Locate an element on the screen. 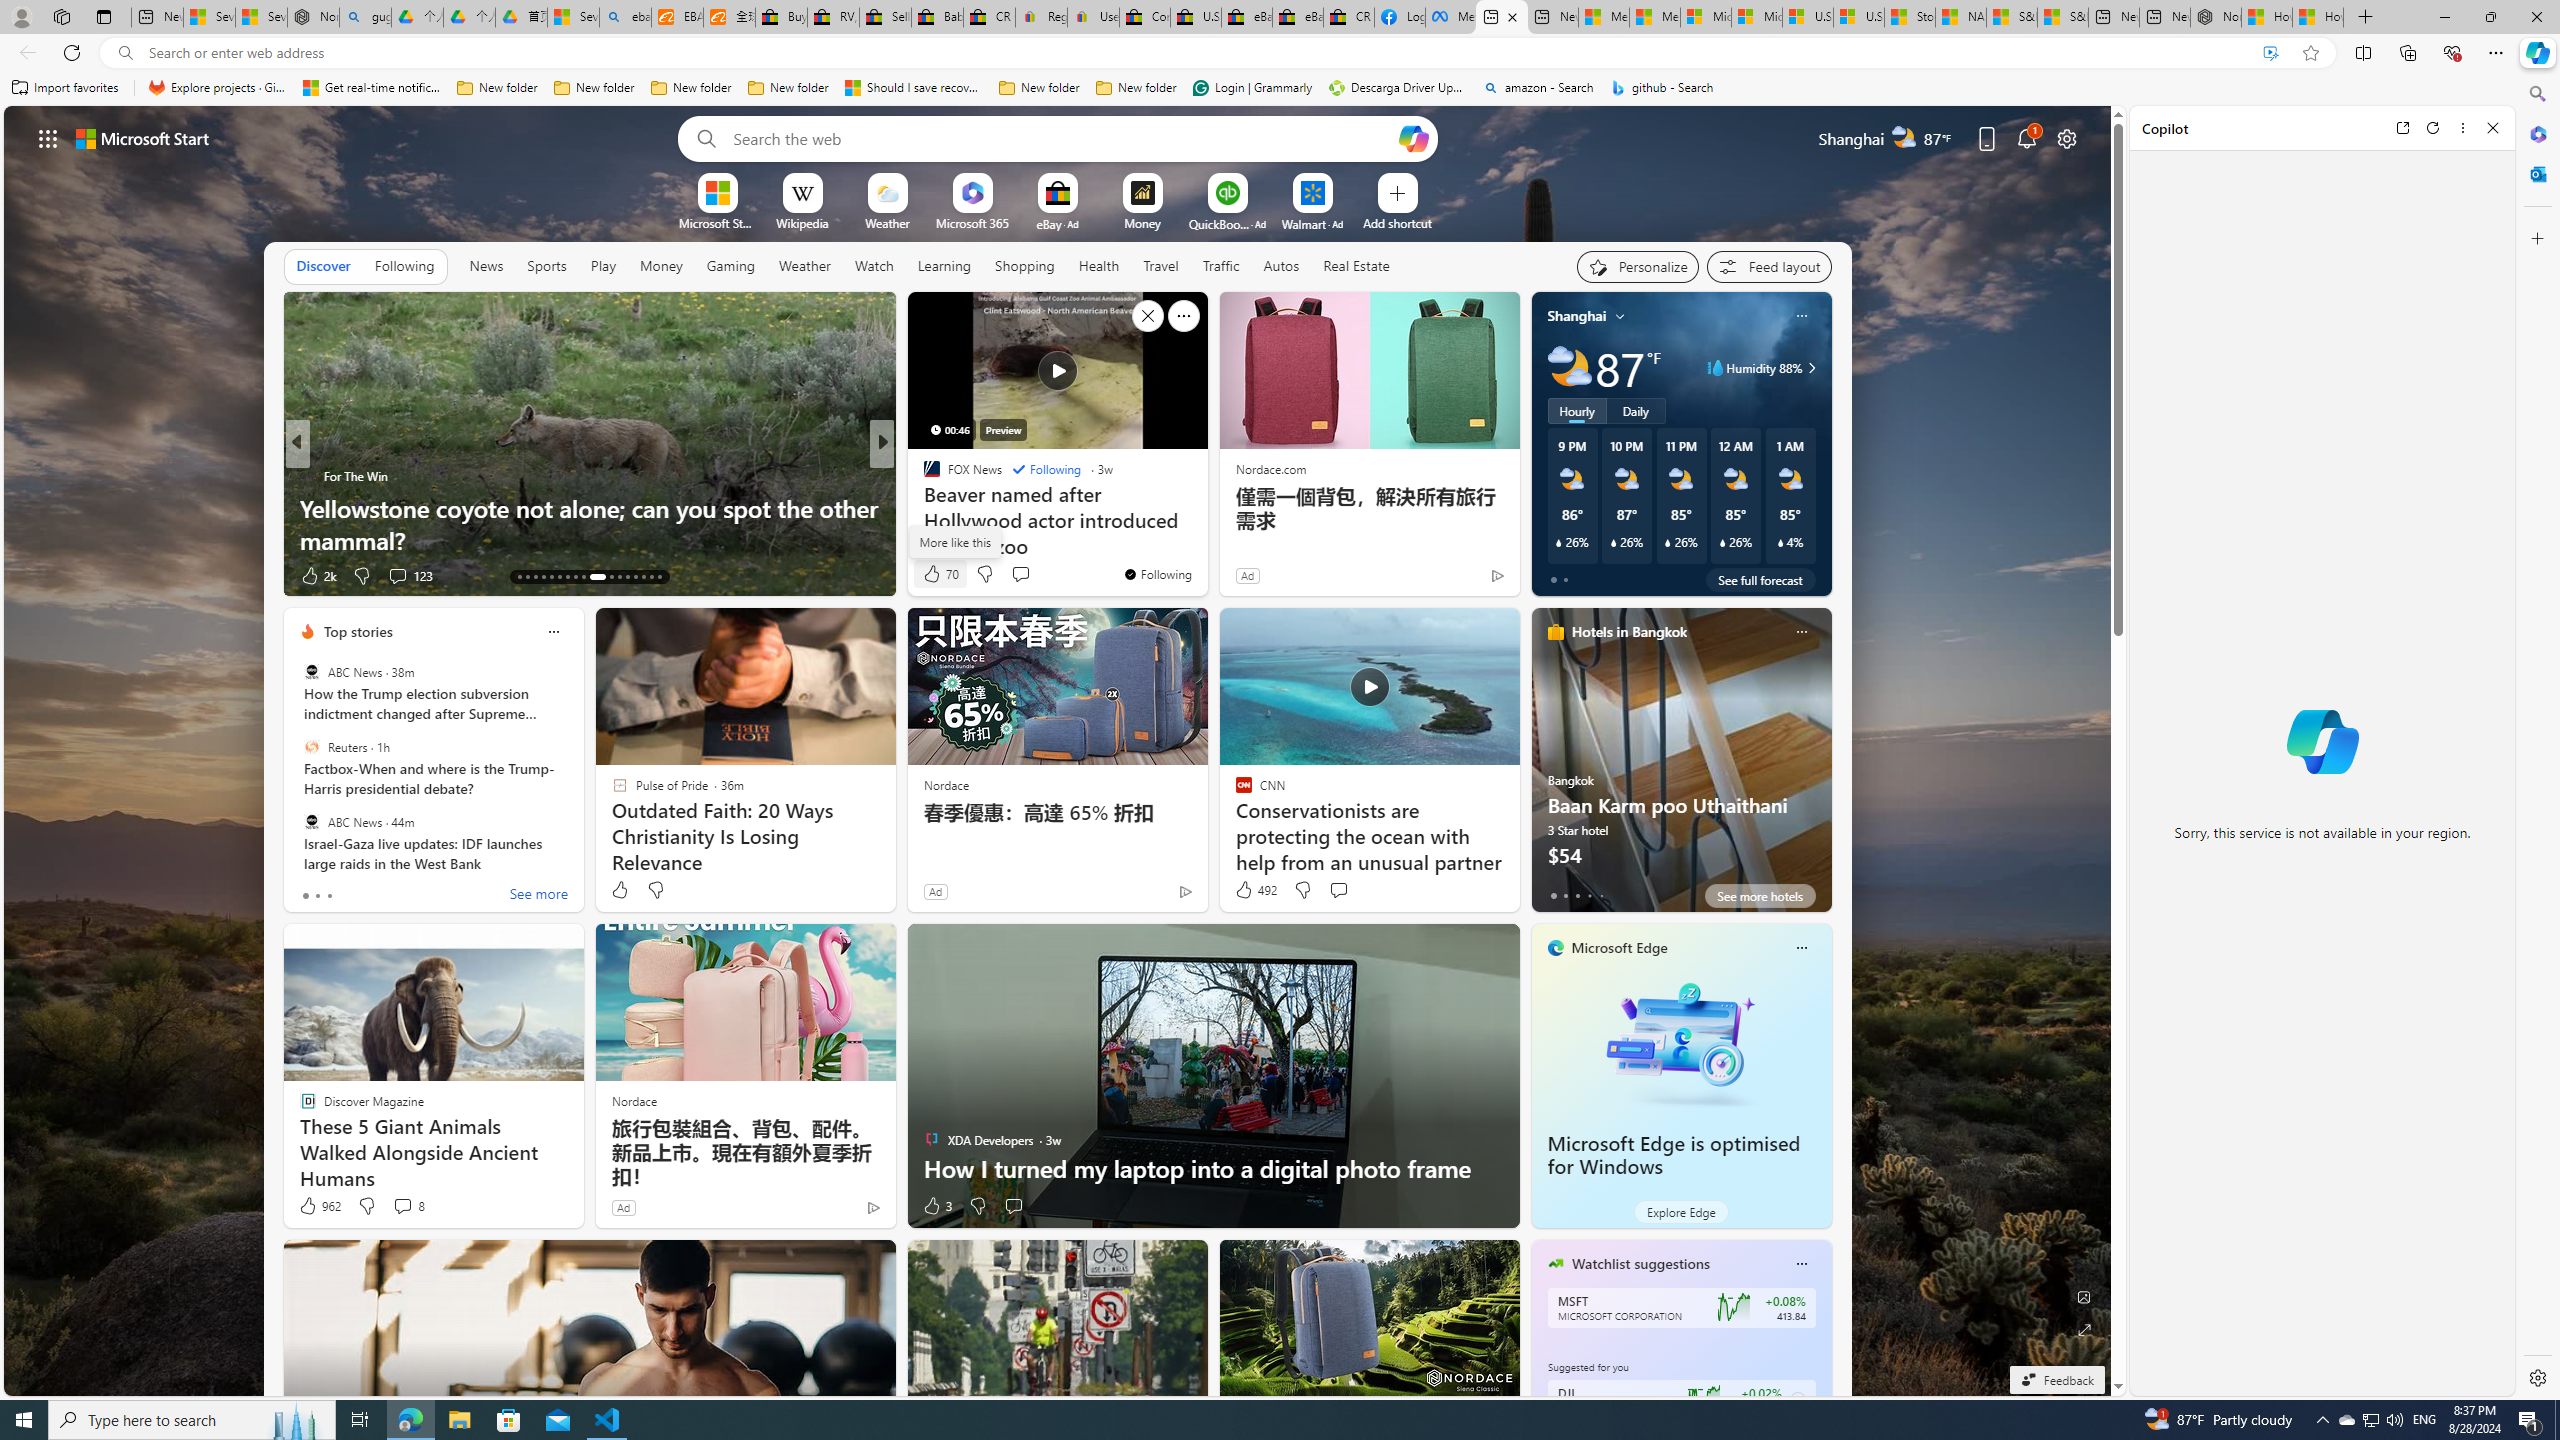 The width and height of the screenshot is (2560, 1440). 'Shopping' is located at coordinates (1024, 264).